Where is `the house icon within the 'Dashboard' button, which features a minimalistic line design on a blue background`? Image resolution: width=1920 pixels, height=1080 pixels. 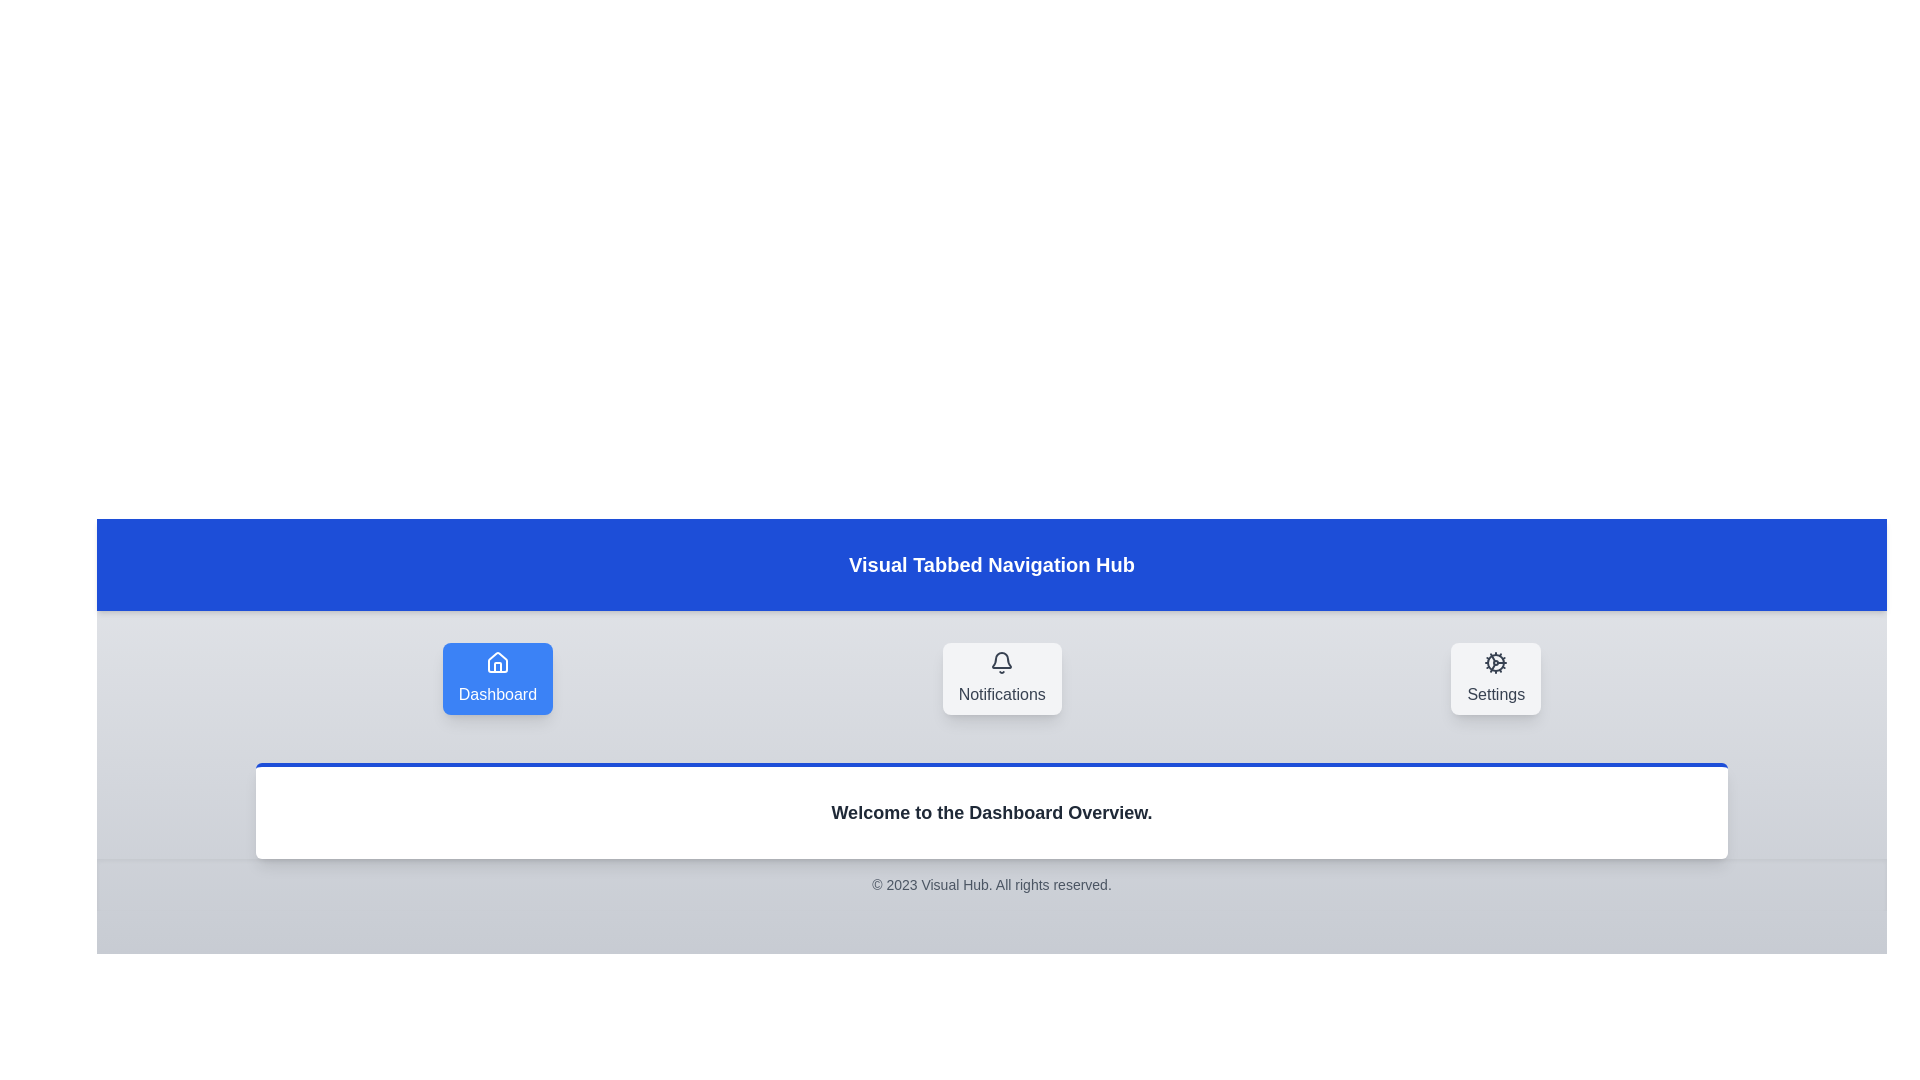 the house icon within the 'Dashboard' button, which features a minimalistic line design on a blue background is located at coordinates (497, 663).